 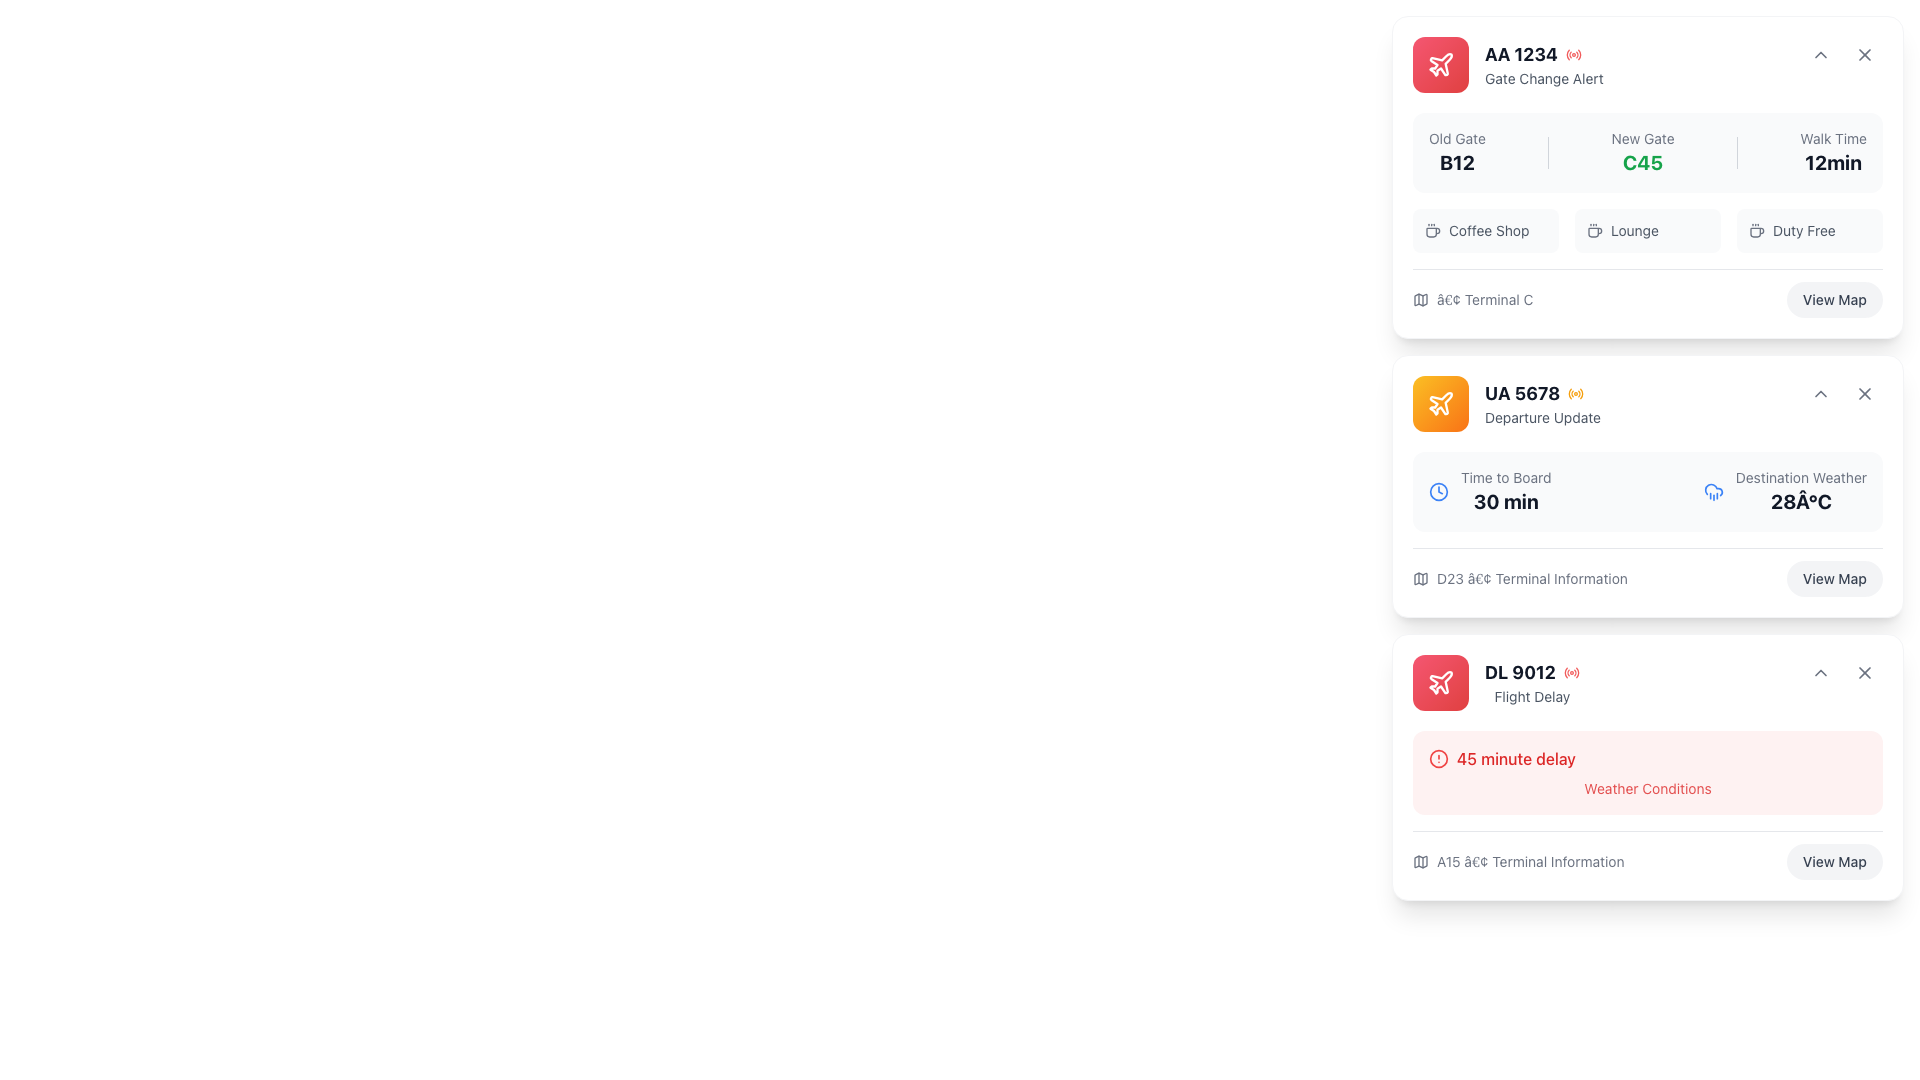 I want to click on the Informational panel titled 'AA 1234 Gate Change Alert', so click(x=1647, y=215).